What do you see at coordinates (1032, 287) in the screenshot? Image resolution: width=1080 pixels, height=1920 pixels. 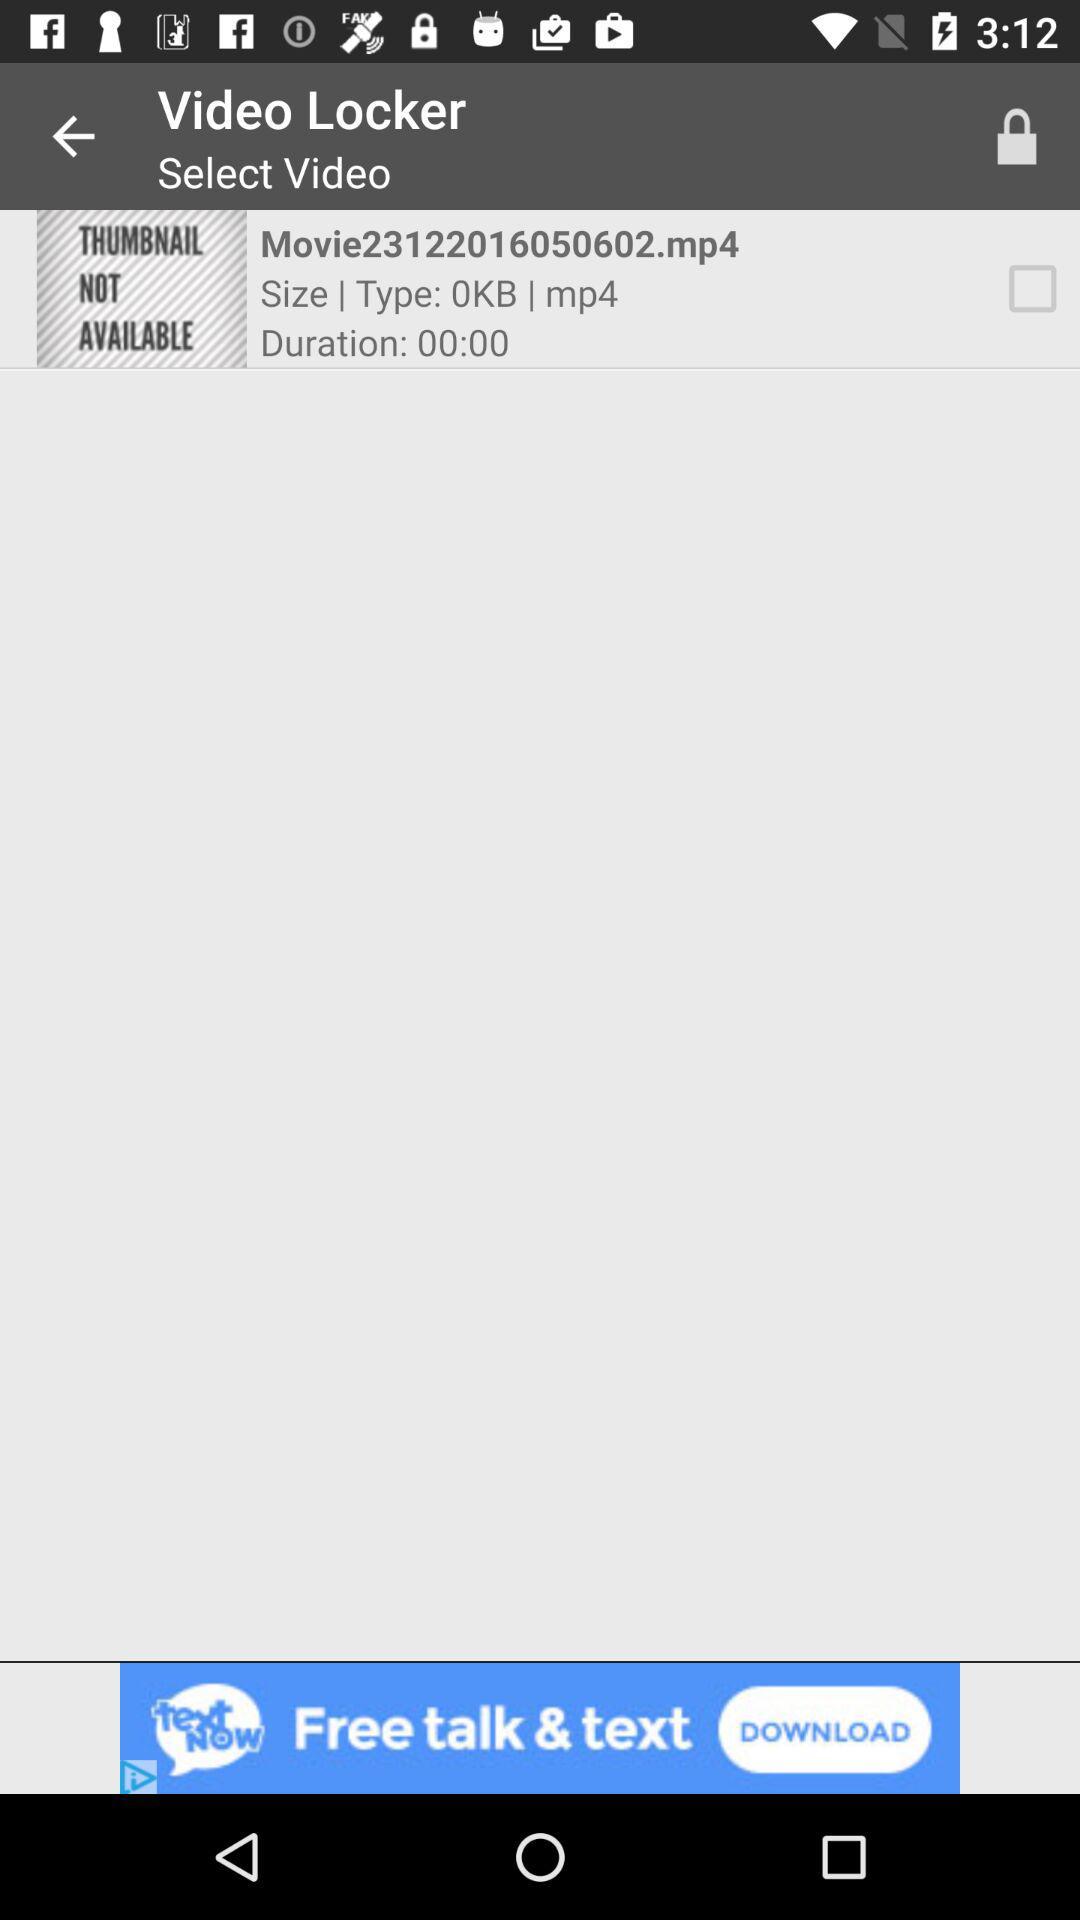 I see `the icon next to the movie23122016050602.mp4 icon` at bounding box center [1032, 287].